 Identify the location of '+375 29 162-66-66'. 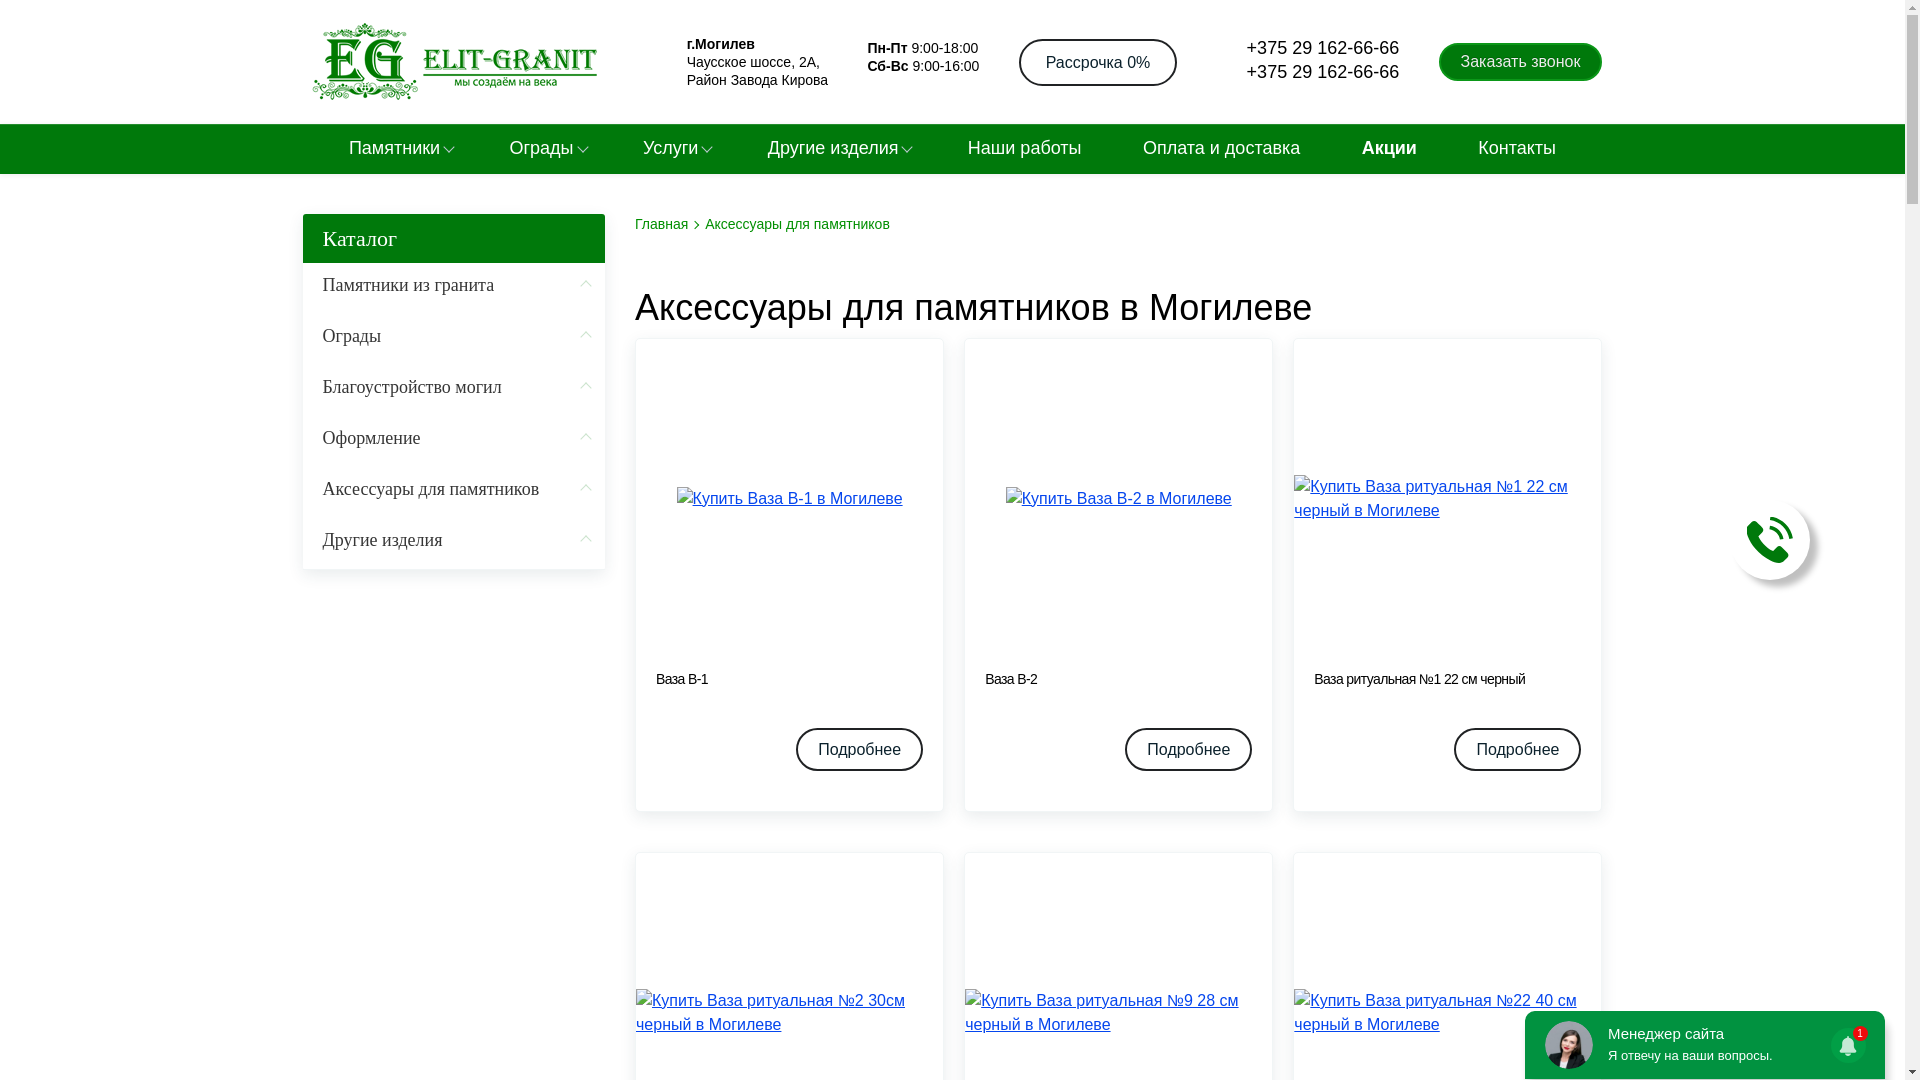
(1308, 71).